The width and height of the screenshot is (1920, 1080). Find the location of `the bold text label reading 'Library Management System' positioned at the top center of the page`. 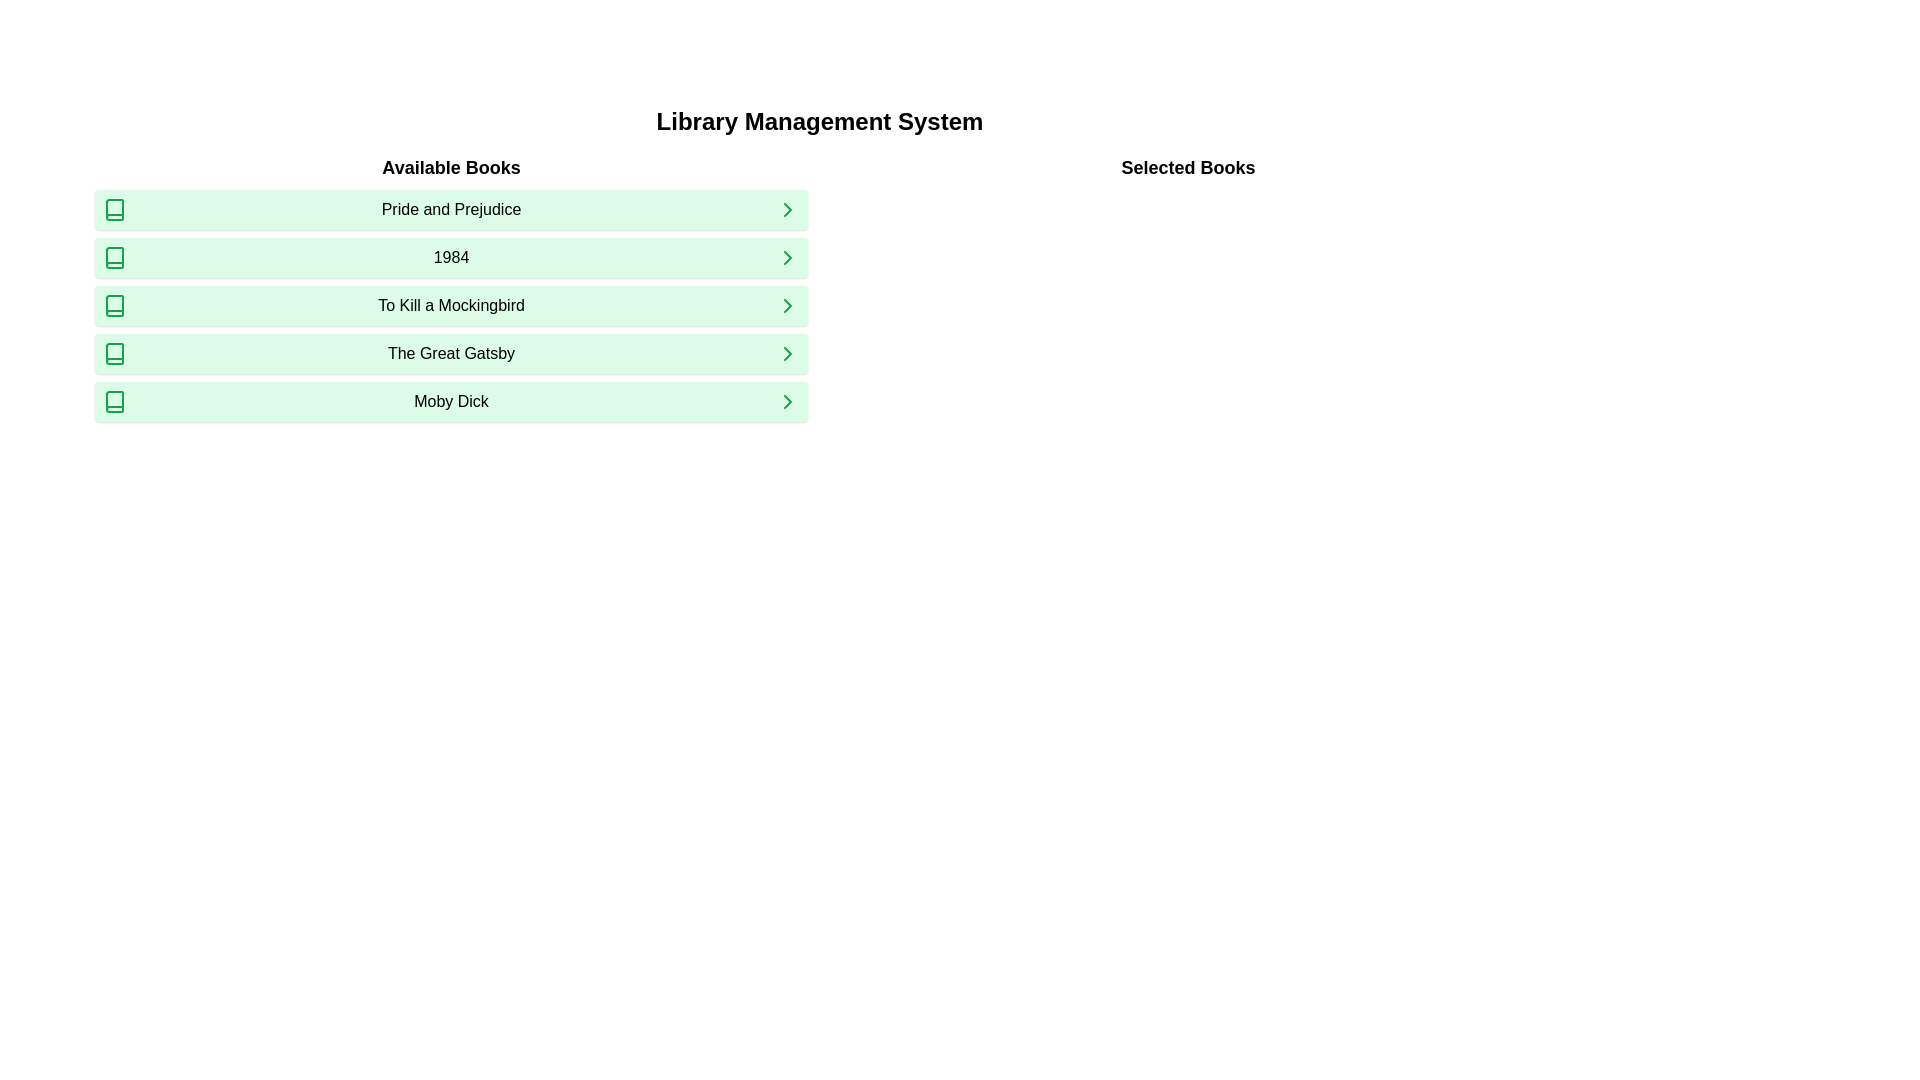

the bold text label reading 'Library Management System' positioned at the top center of the page is located at coordinates (820, 122).